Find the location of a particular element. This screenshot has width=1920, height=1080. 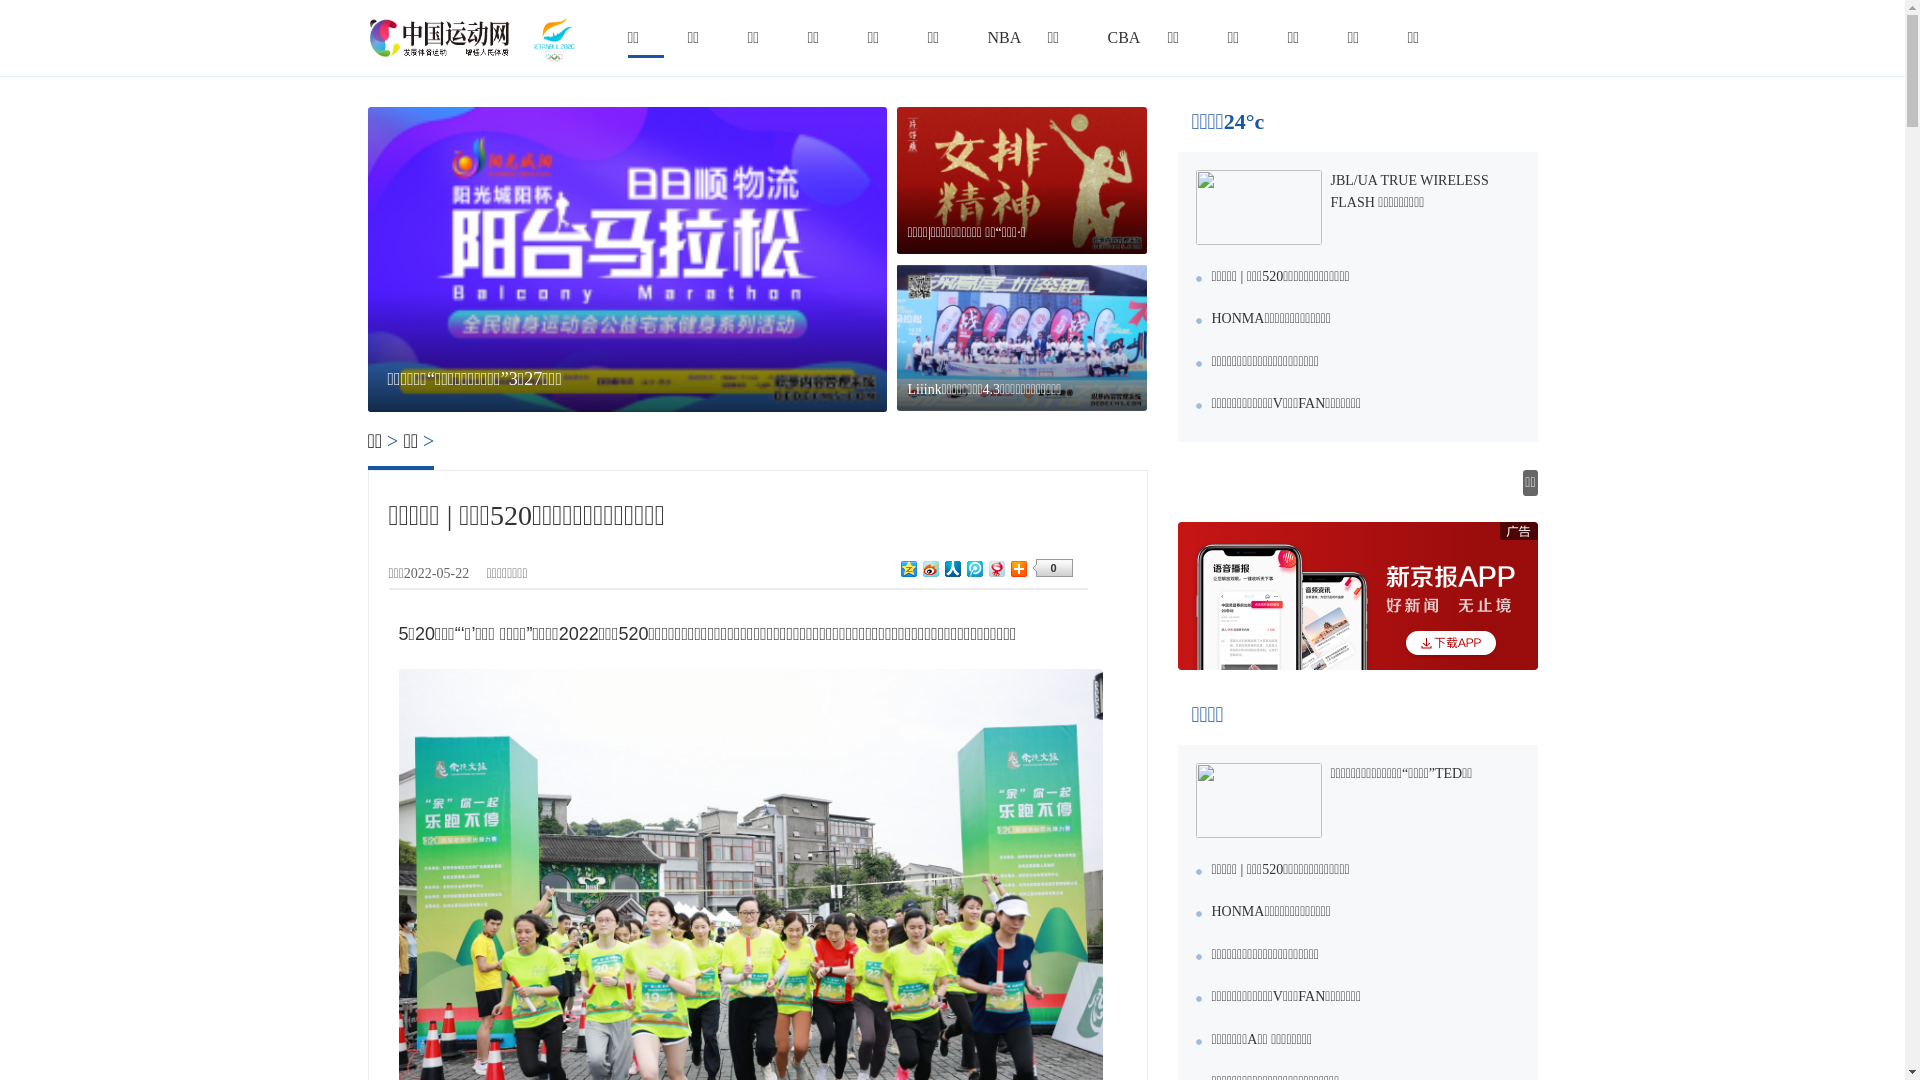

'CBA' is located at coordinates (1124, 37).